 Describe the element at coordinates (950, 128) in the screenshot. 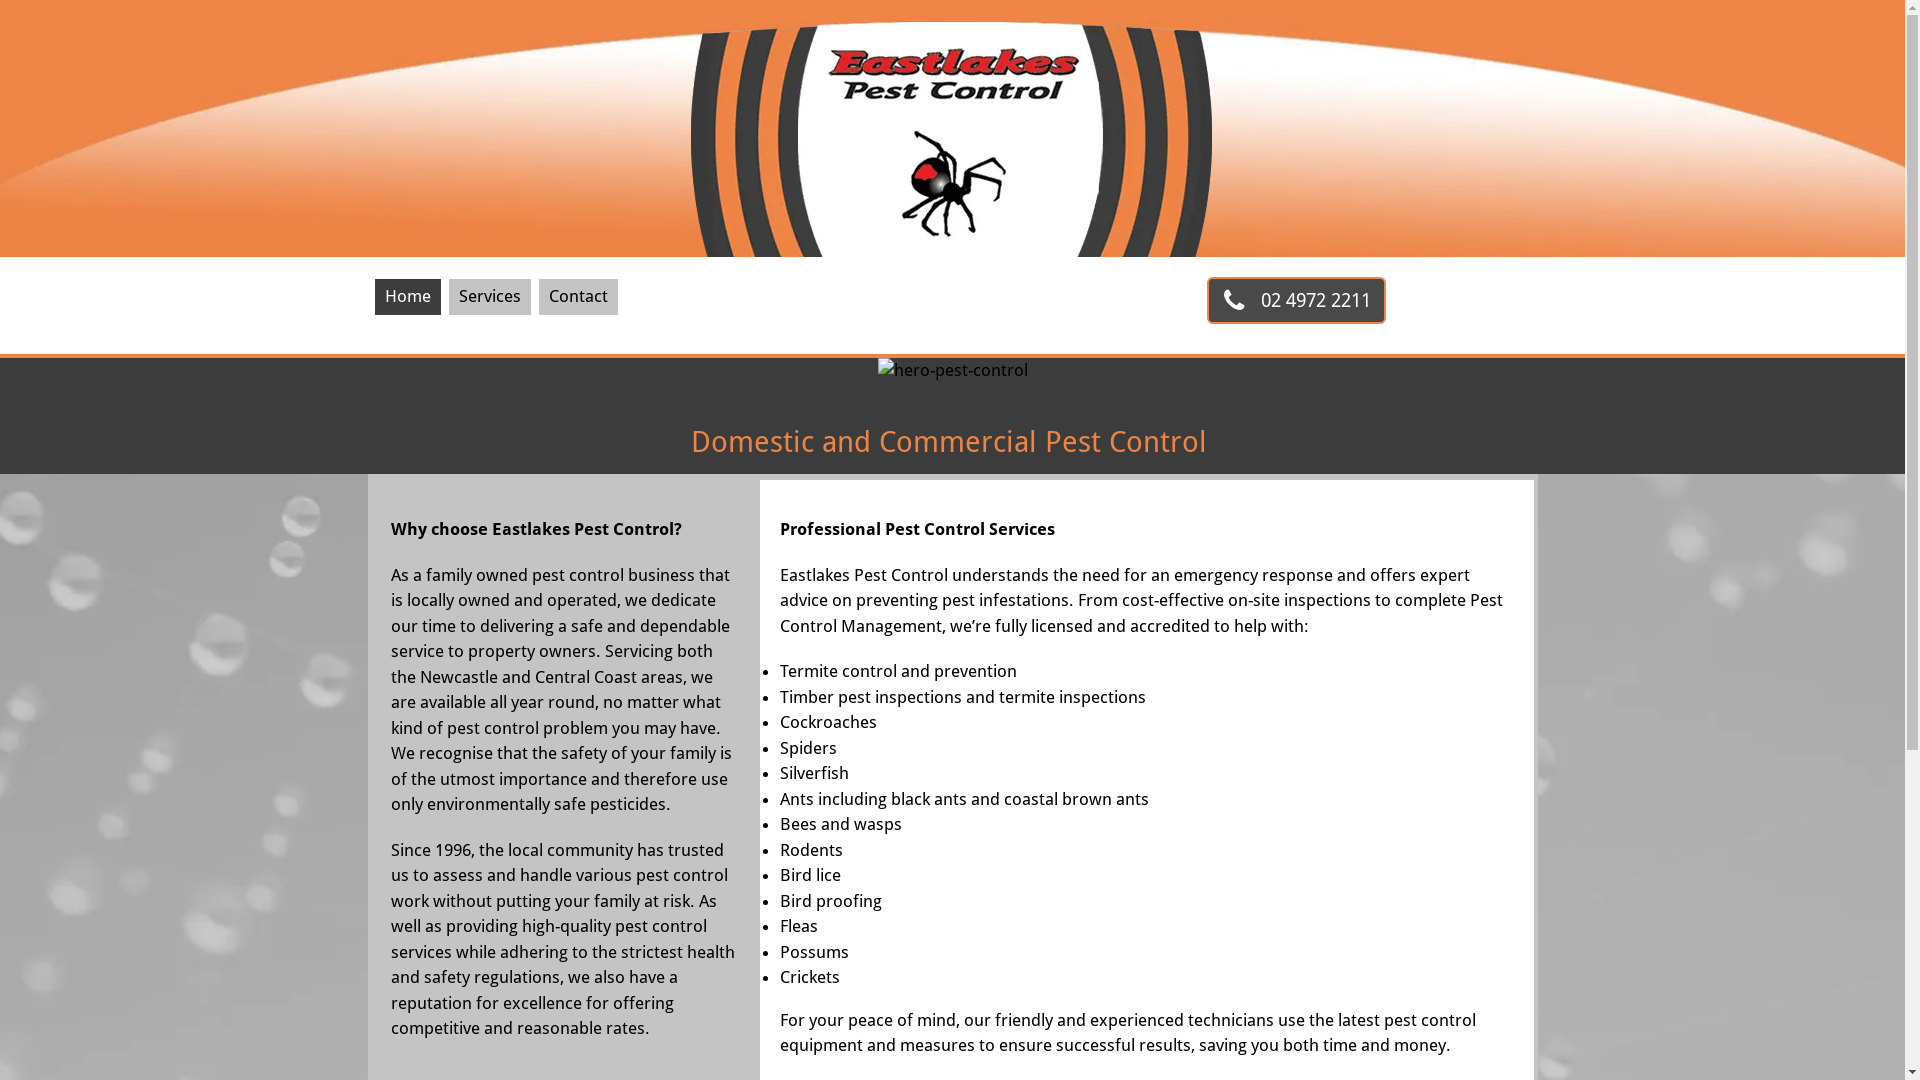

I see `'eastlakes pest control business logo'` at that location.